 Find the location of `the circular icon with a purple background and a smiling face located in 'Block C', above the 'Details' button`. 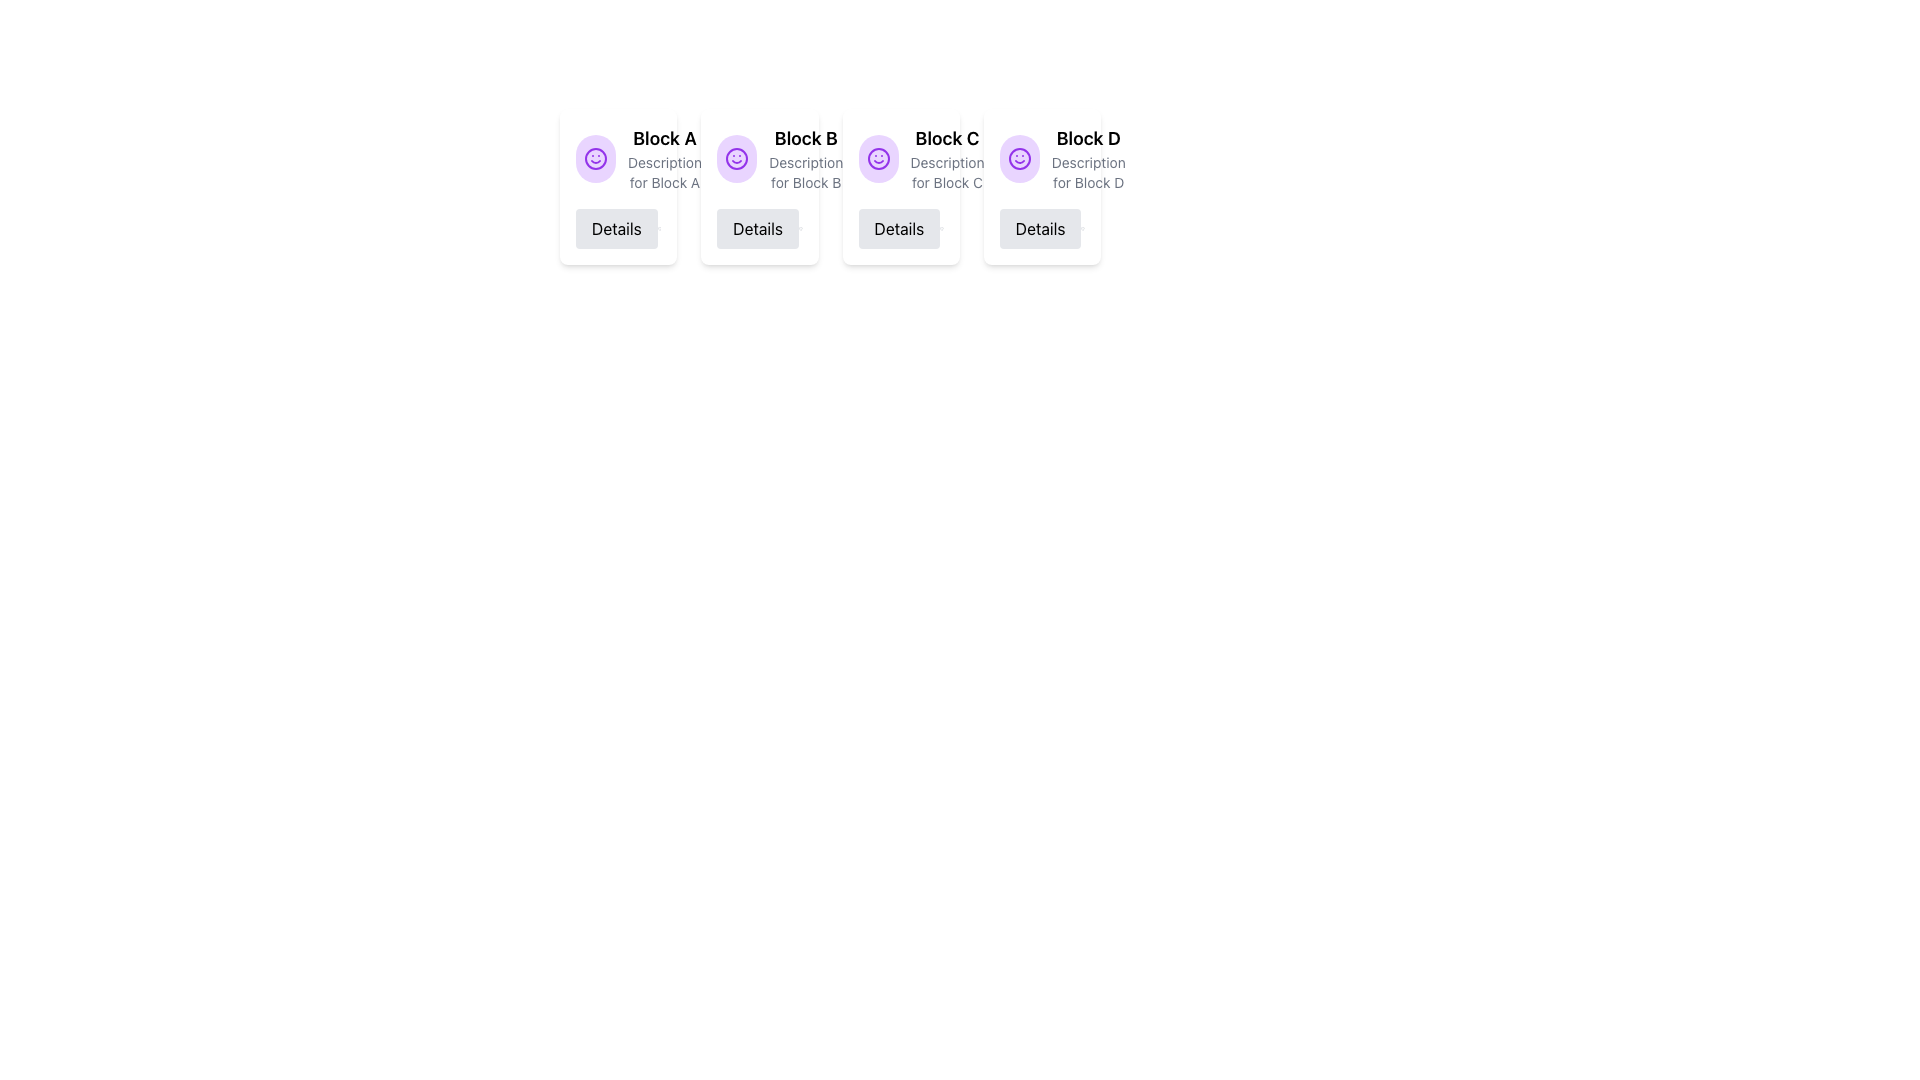

the circular icon with a purple background and a smiling face located in 'Block C', above the 'Details' button is located at coordinates (878, 157).